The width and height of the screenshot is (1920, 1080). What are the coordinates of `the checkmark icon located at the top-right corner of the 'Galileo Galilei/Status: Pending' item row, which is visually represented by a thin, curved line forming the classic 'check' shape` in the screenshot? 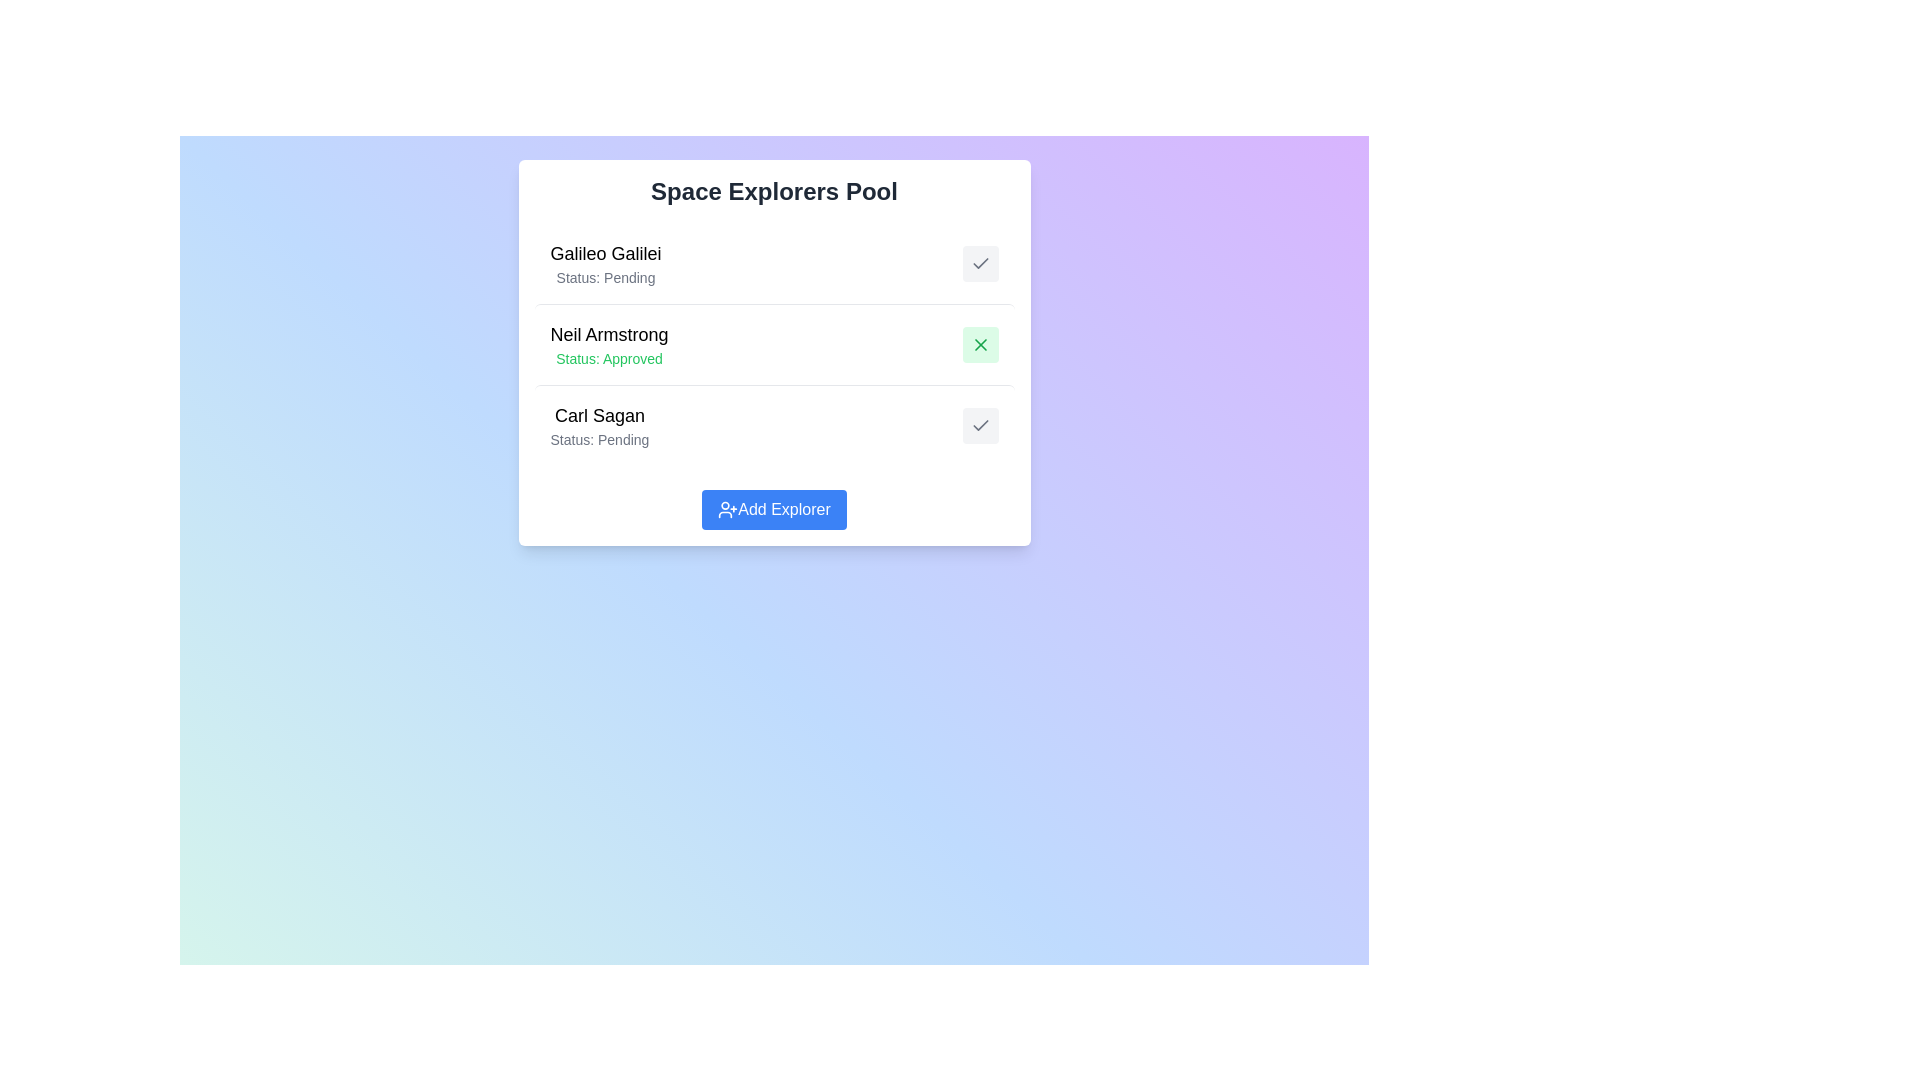 It's located at (980, 424).